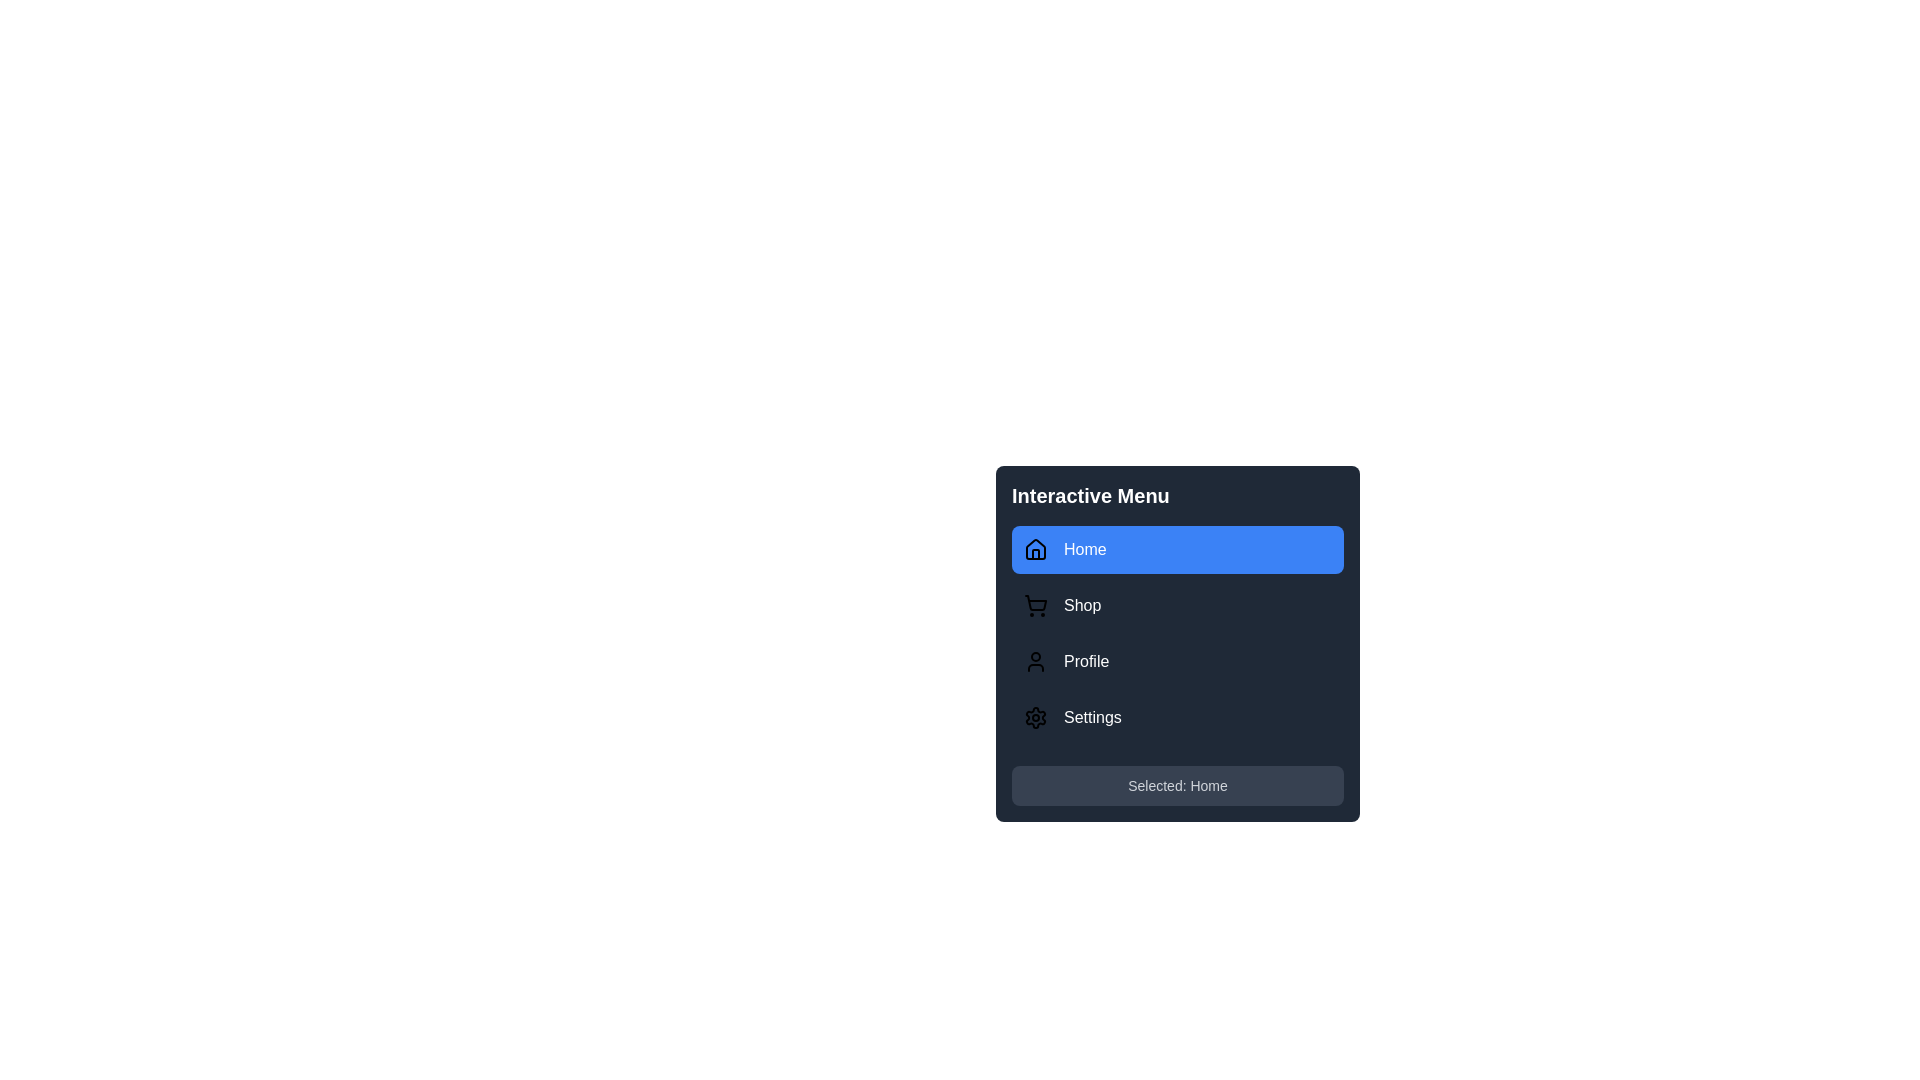  I want to click on the text label at the top of the menu interface, so click(1089, 495).